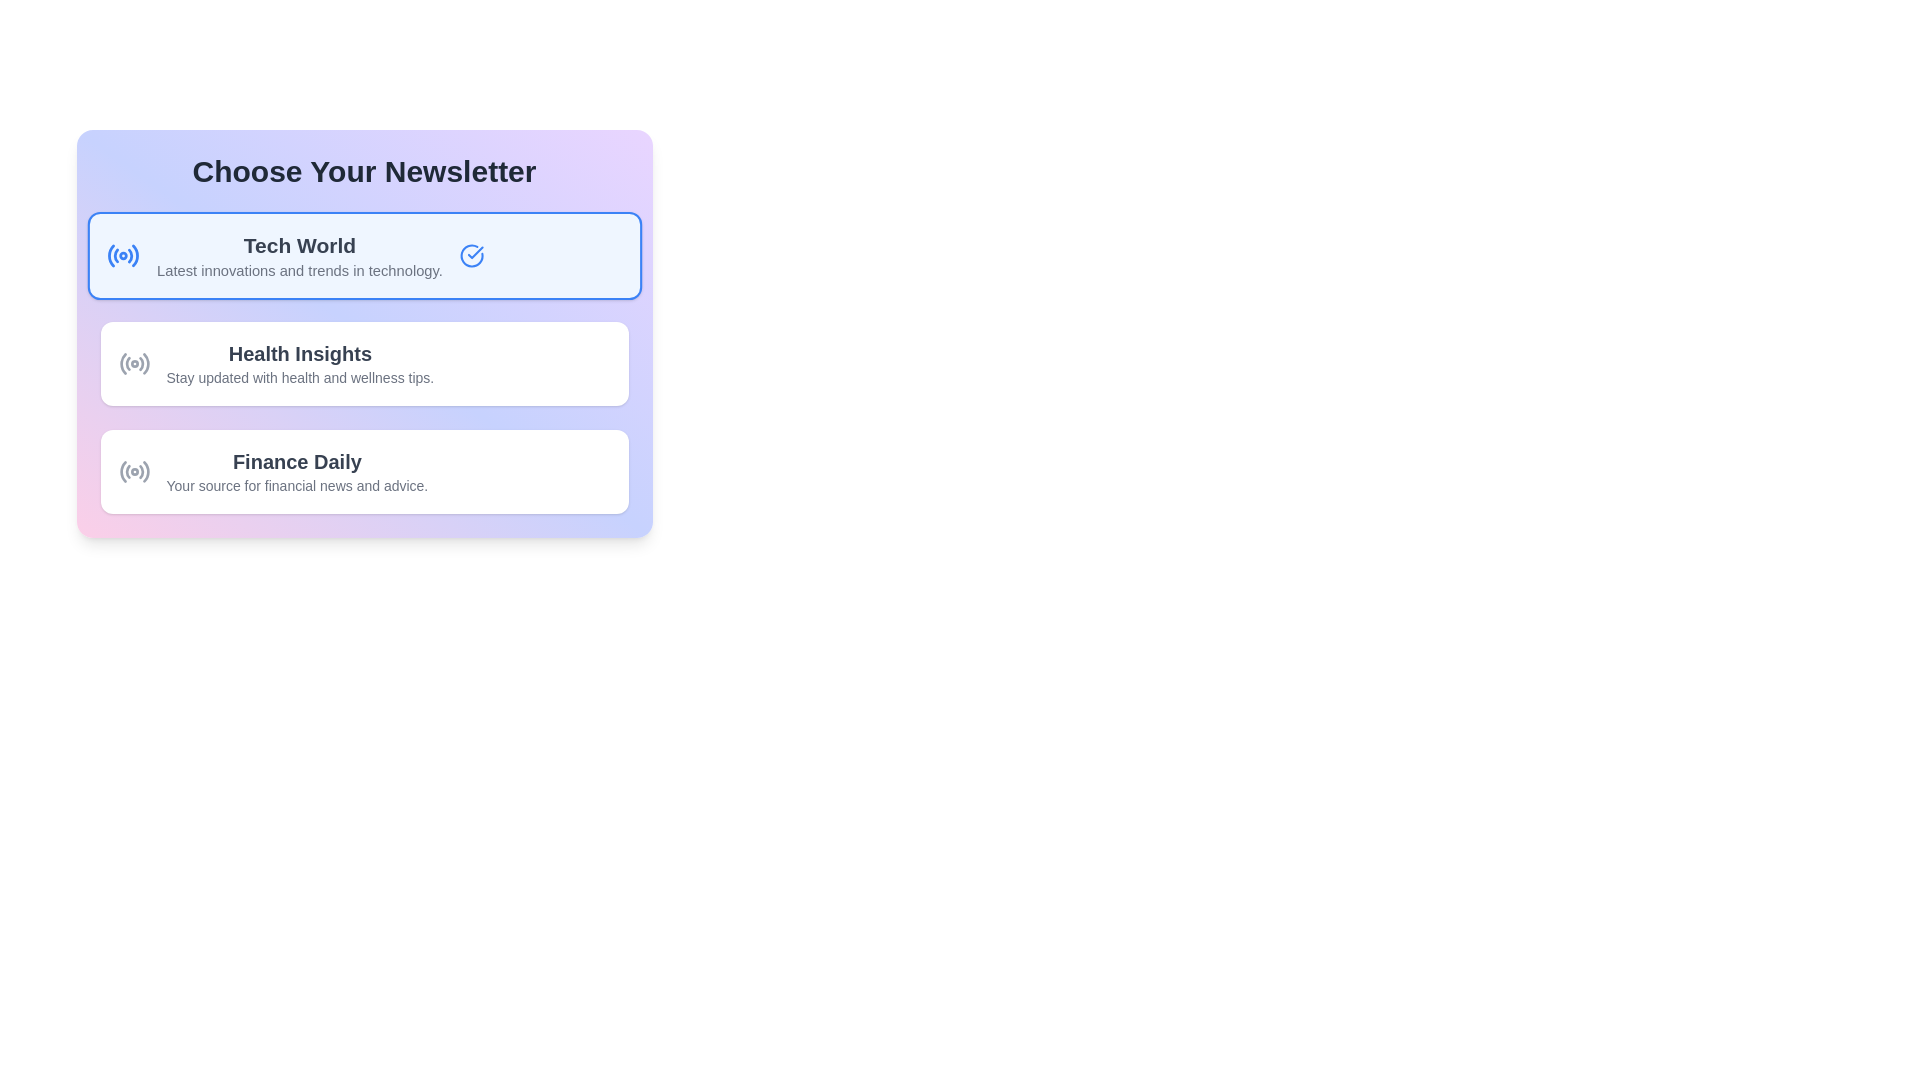  Describe the element at coordinates (133, 471) in the screenshot. I see `the circular radio icon` at that location.